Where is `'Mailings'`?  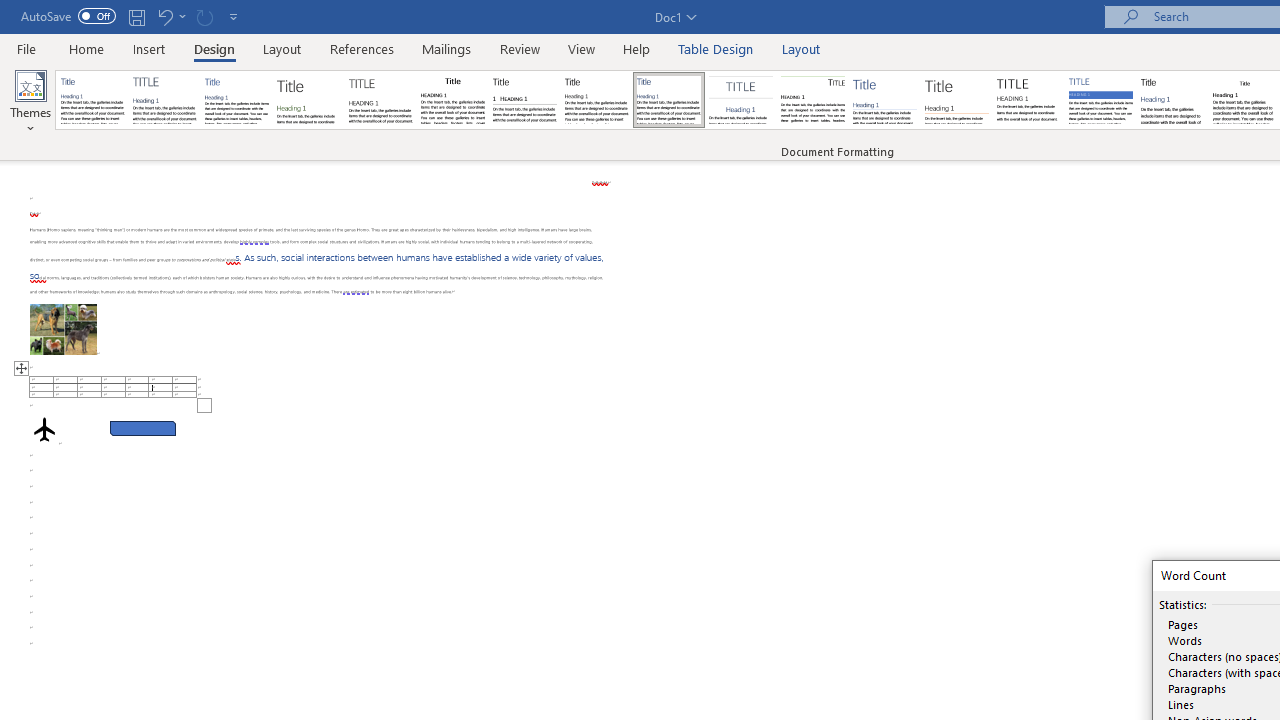 'Mailings' is located at coordinates (446, 48).